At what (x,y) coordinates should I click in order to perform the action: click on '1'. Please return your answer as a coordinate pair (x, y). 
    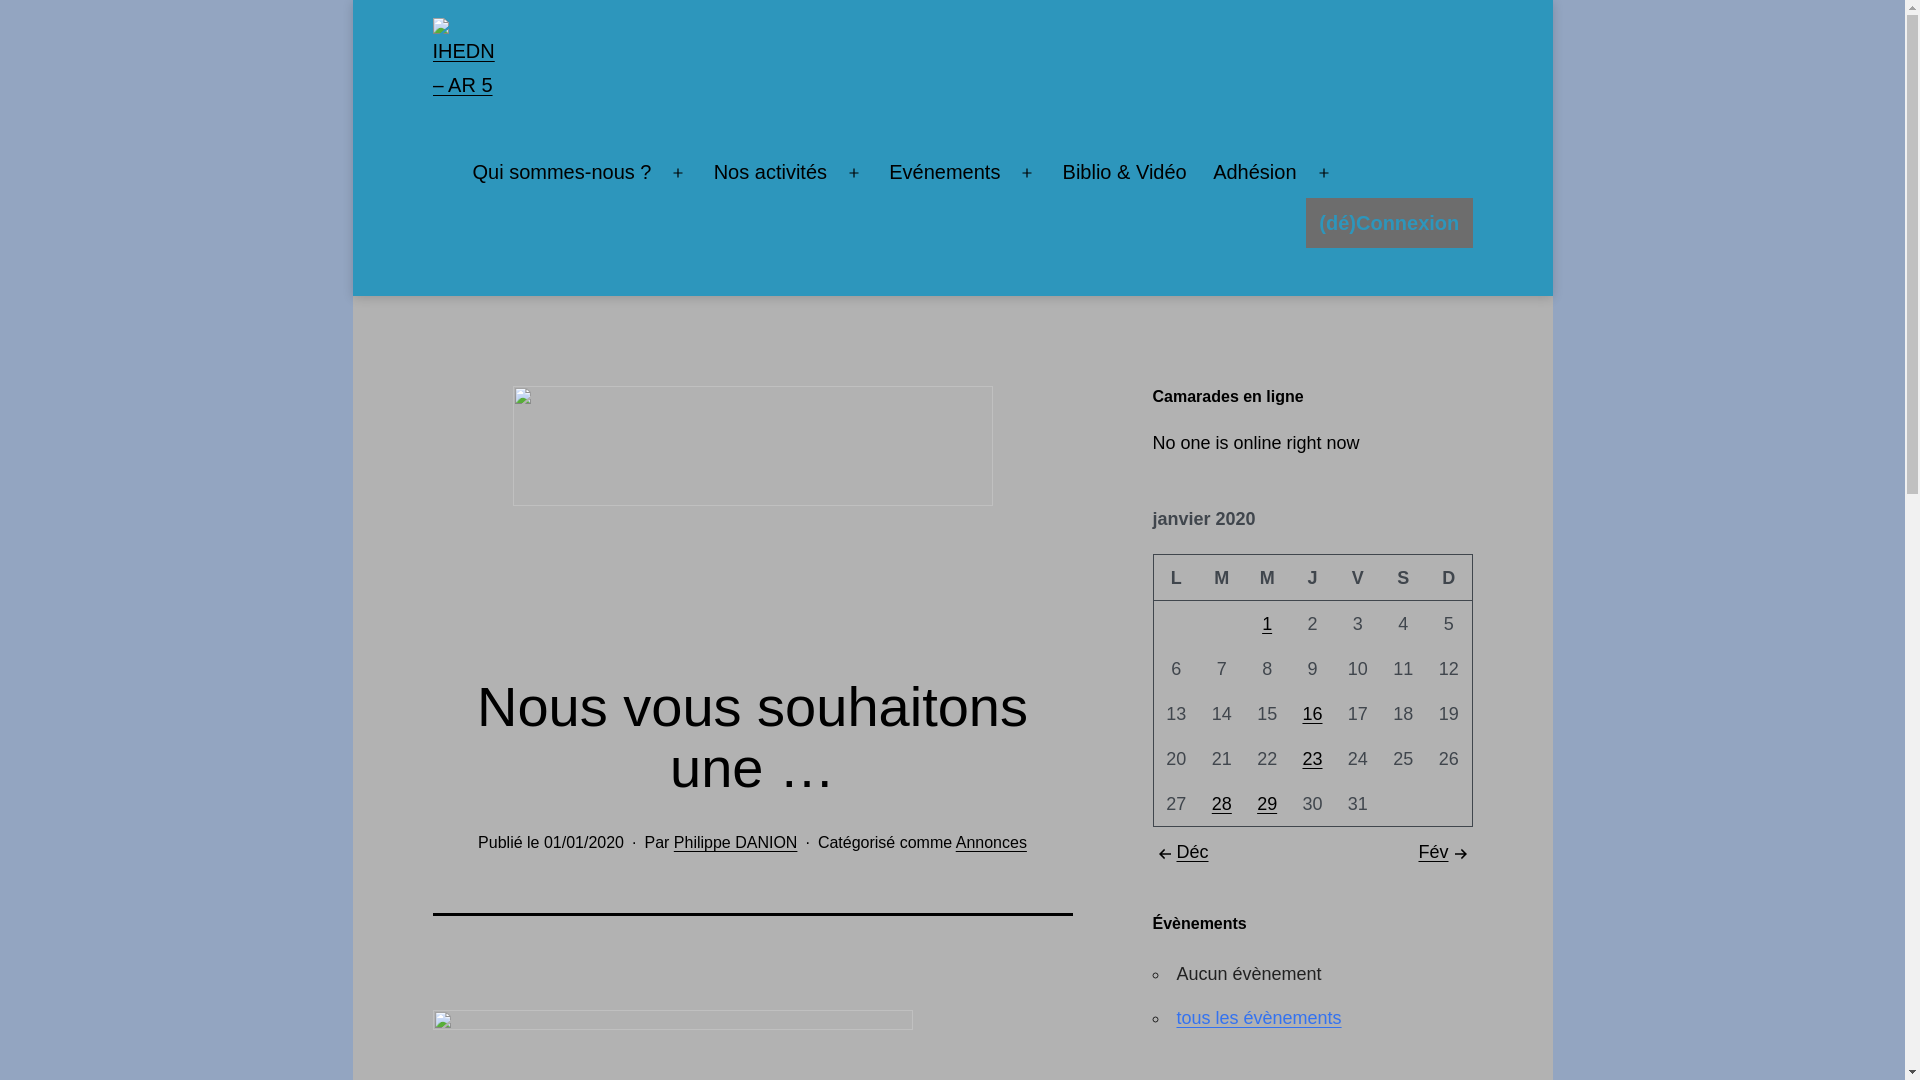
    Looking at the image, I should click on (1266, 623).